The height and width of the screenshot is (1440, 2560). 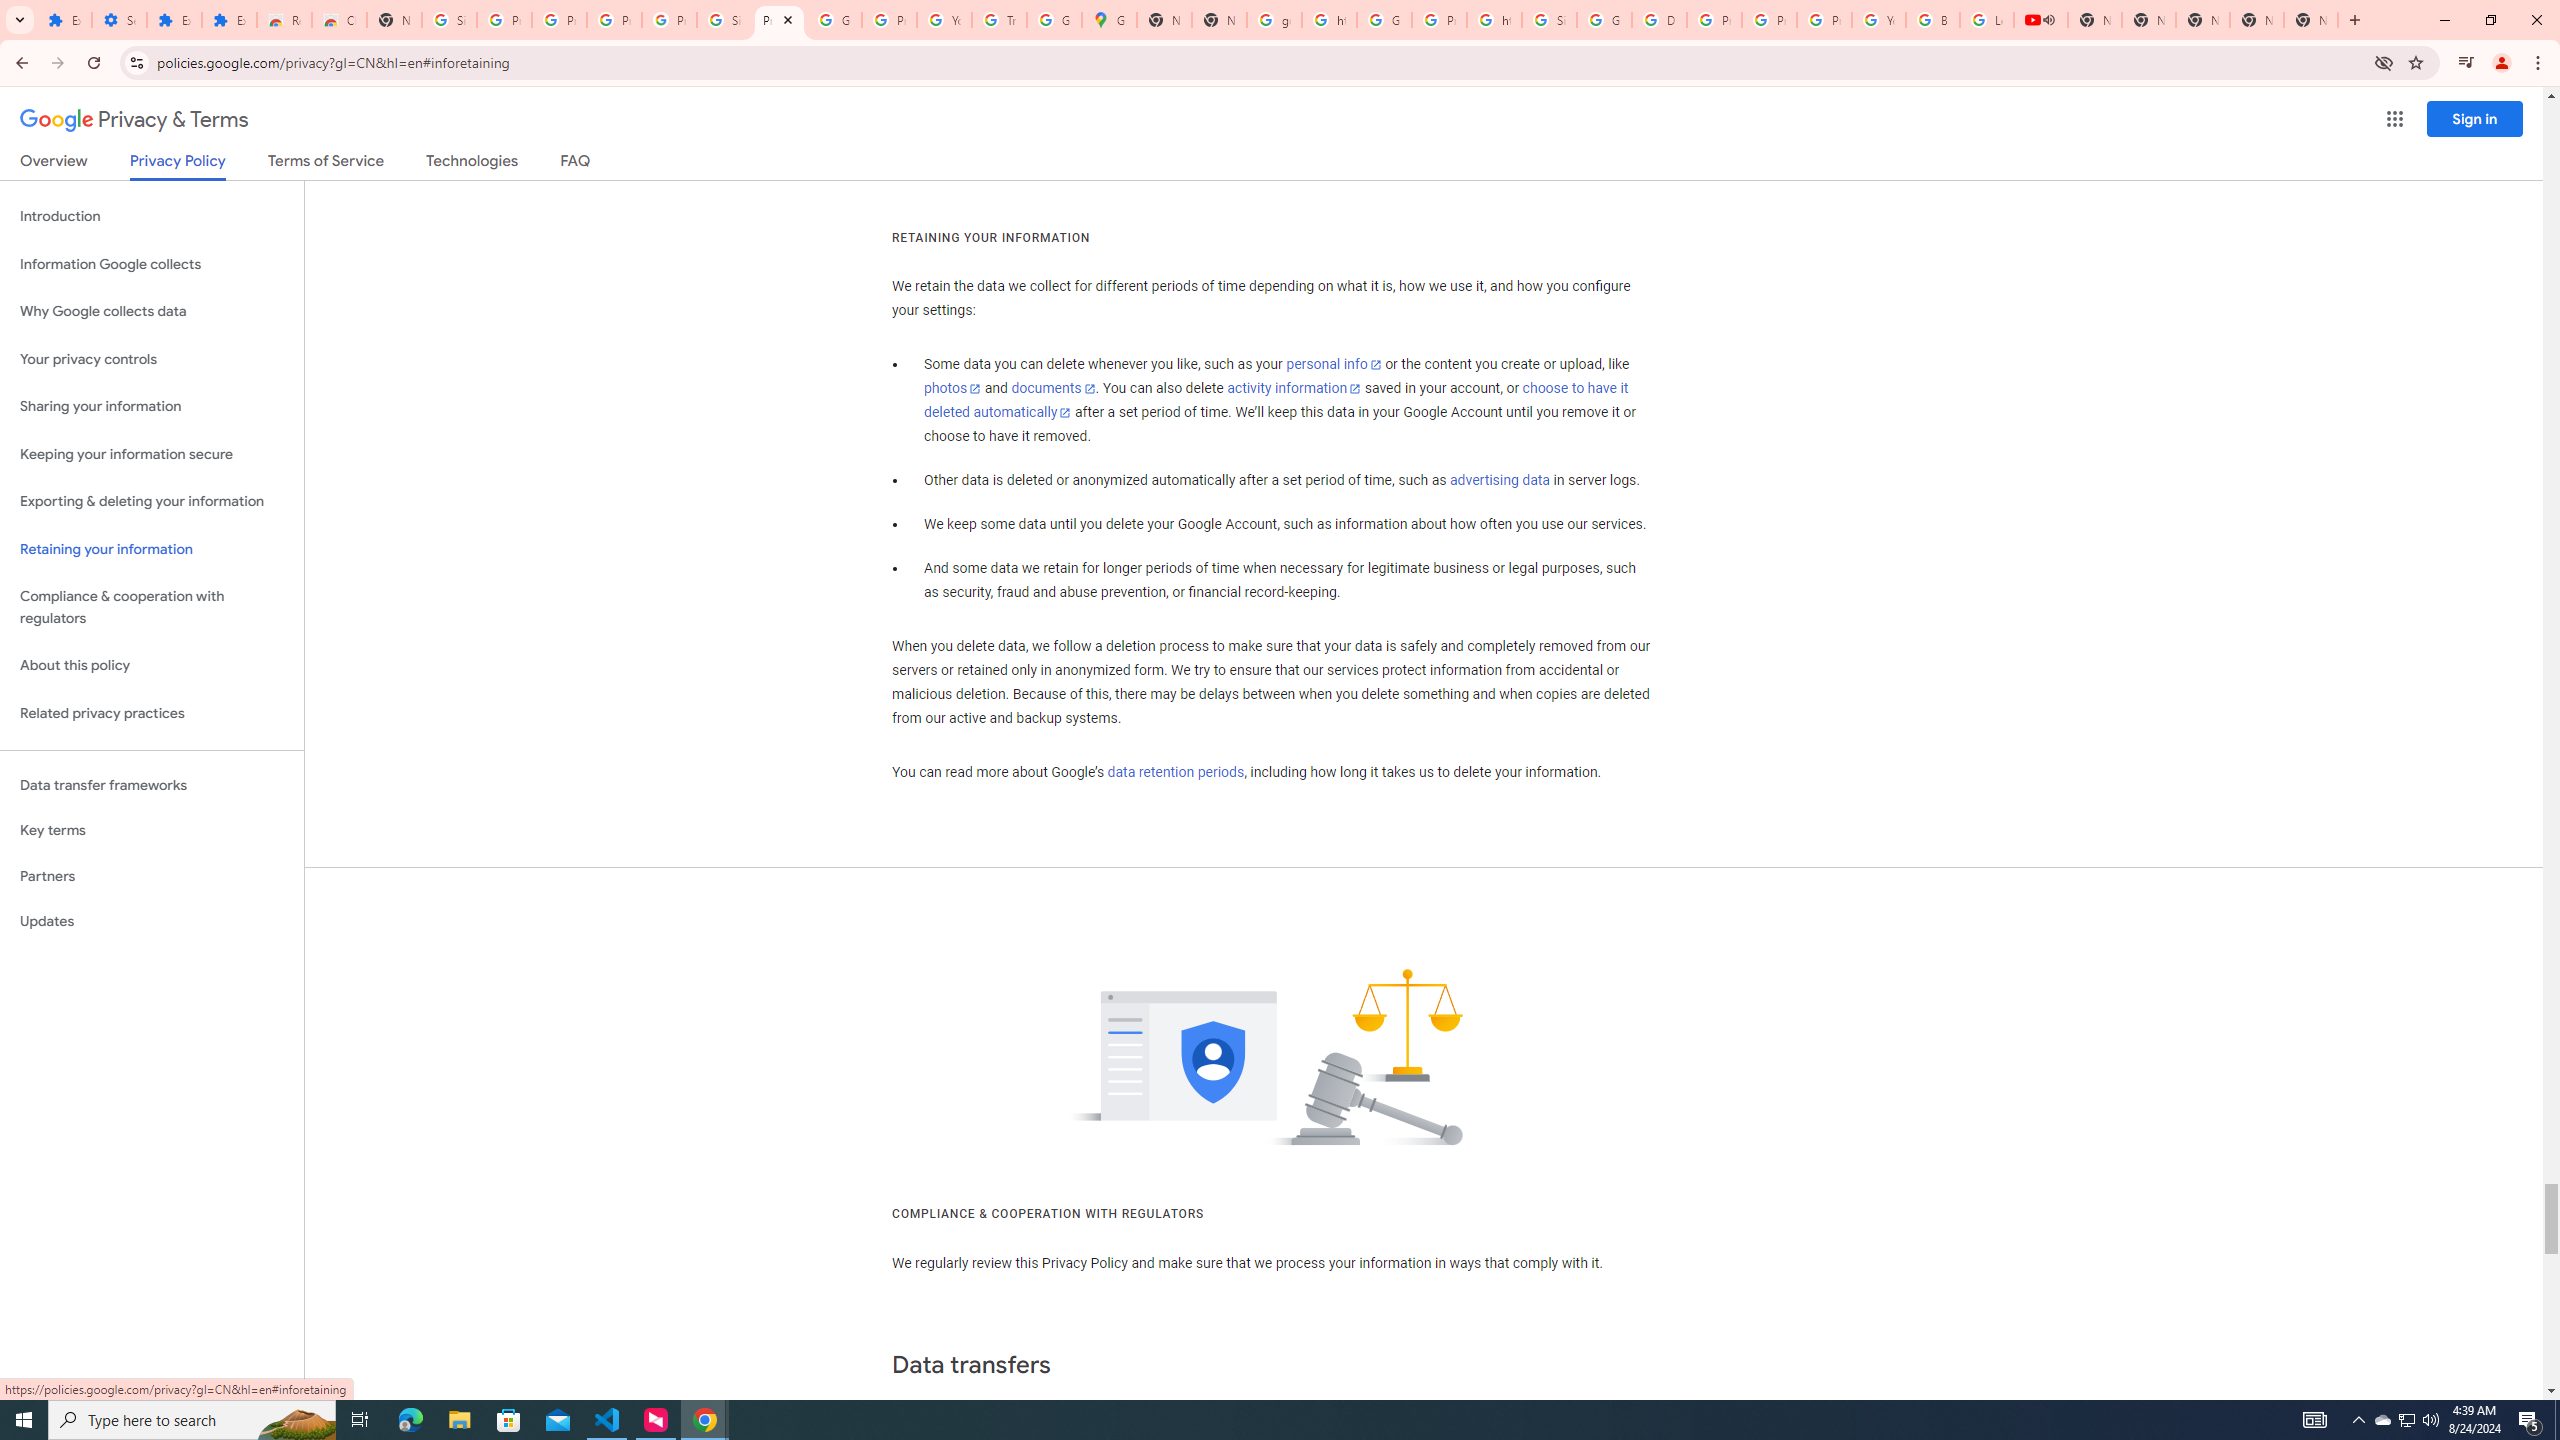 I want to click on 'About this policy', so click(x=151, y=666).